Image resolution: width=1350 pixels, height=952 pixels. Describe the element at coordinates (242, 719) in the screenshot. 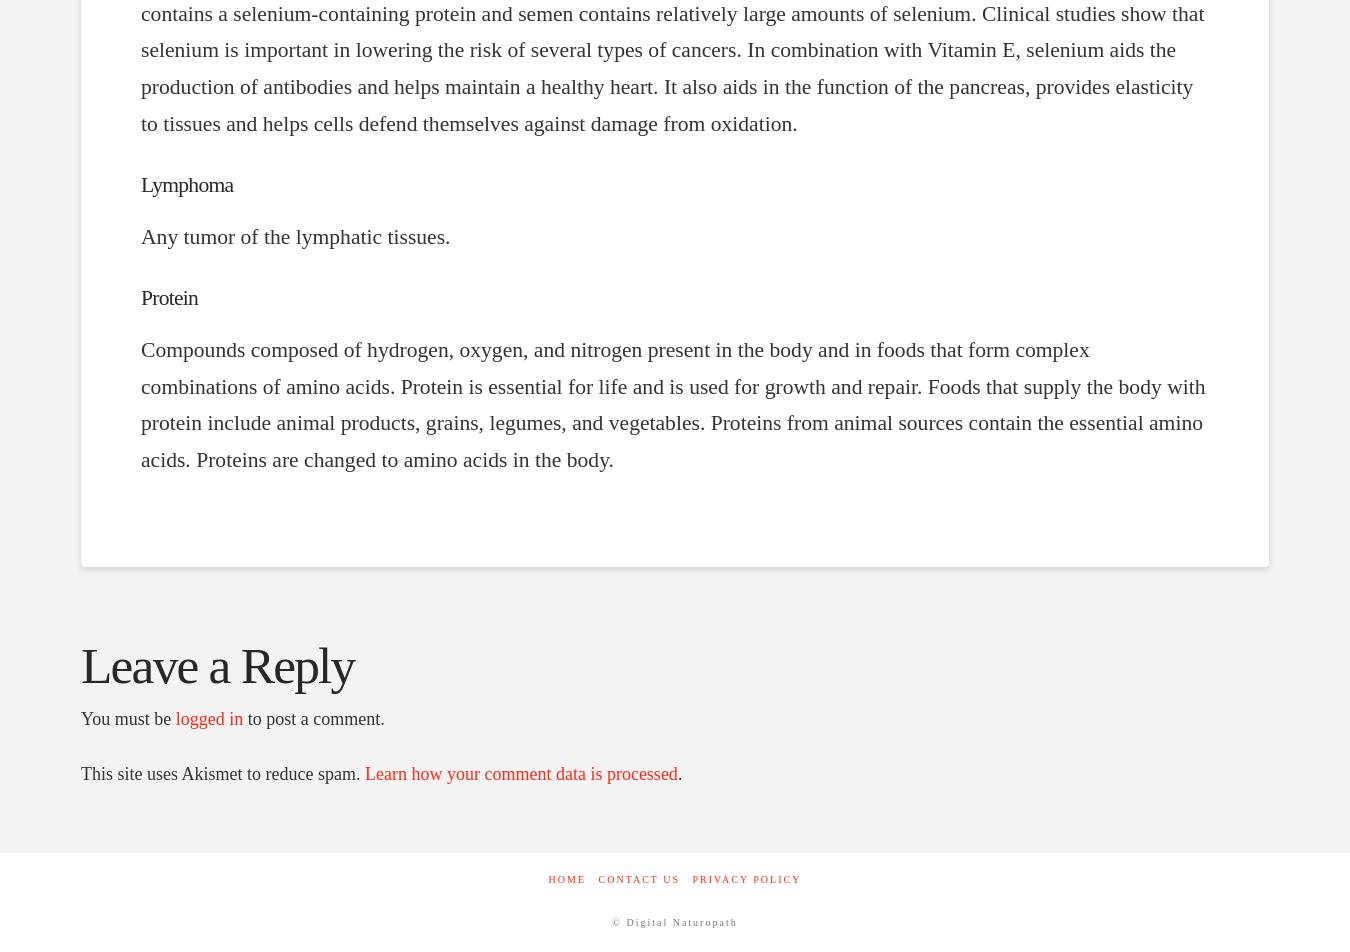

I see `'to post a comment.'` at that location.